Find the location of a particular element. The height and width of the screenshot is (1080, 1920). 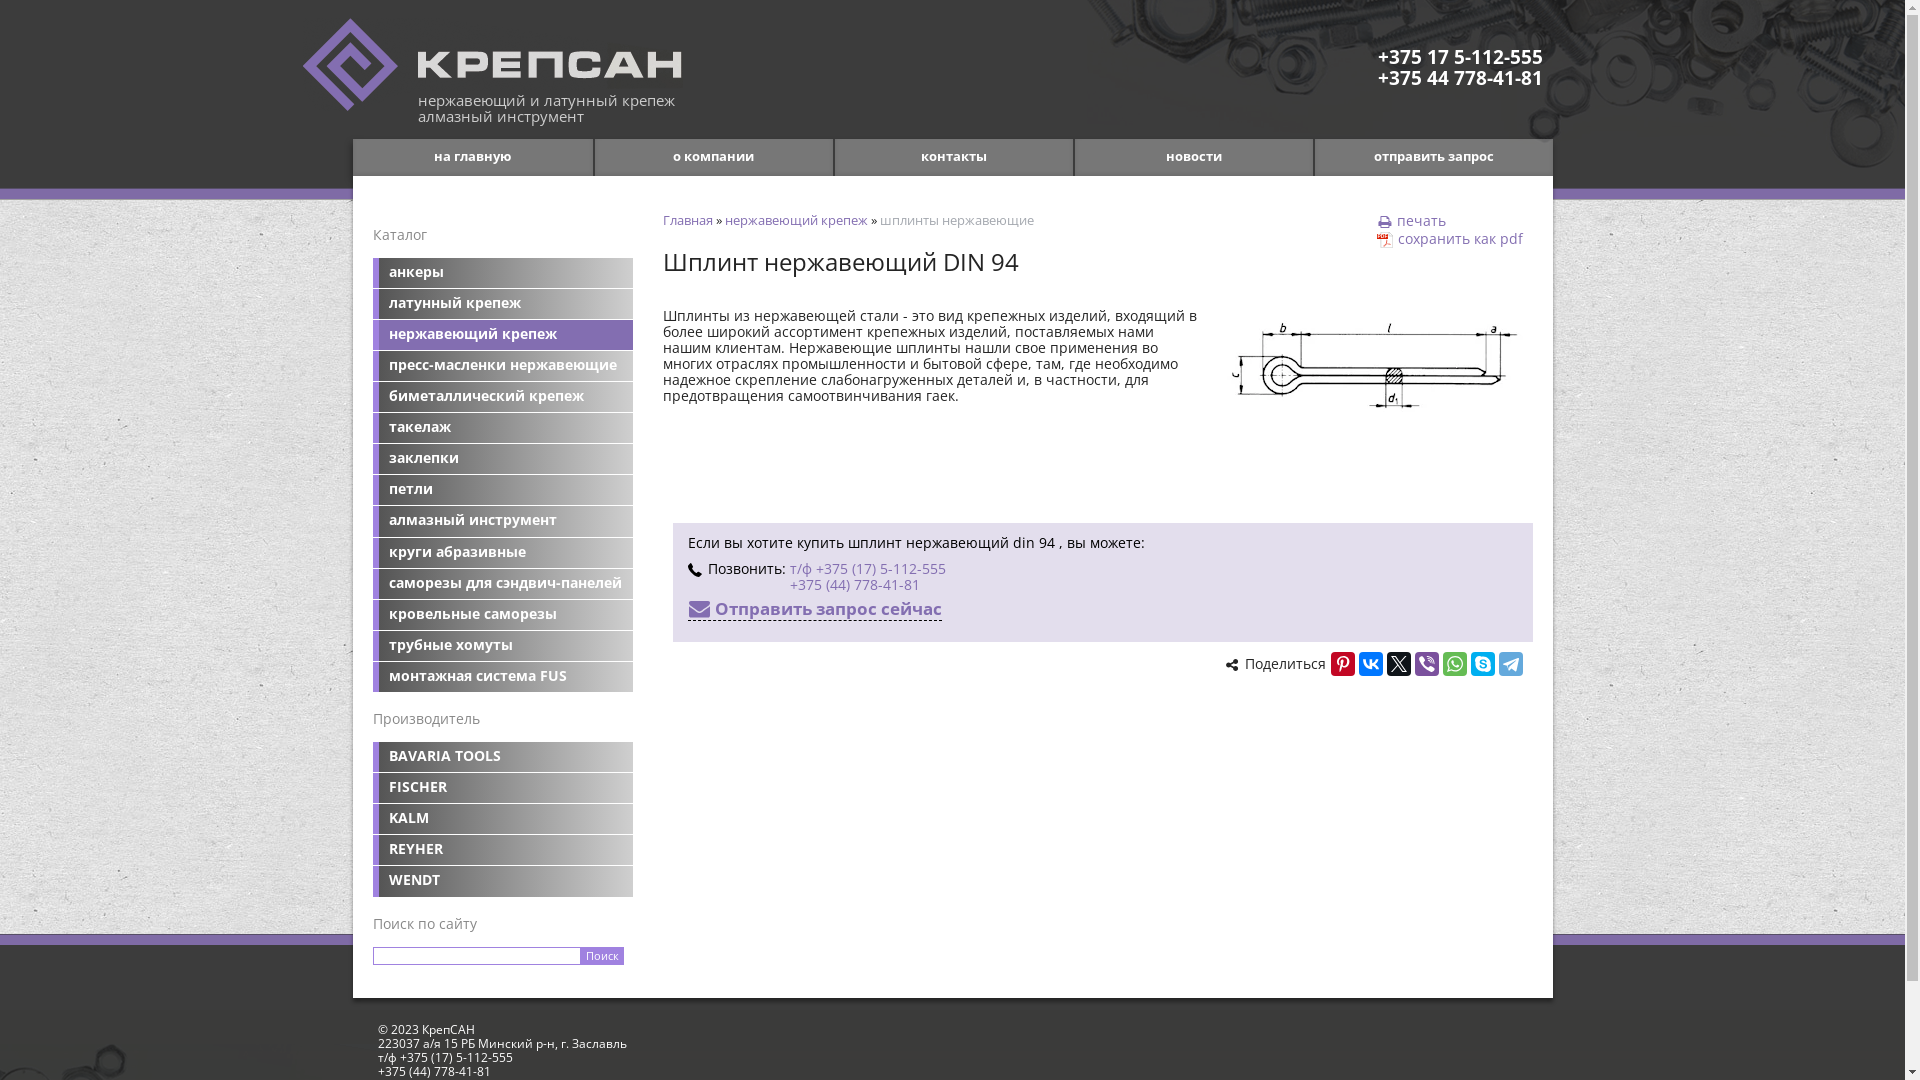

'Telegram' is located at coordinates (1510, 663).